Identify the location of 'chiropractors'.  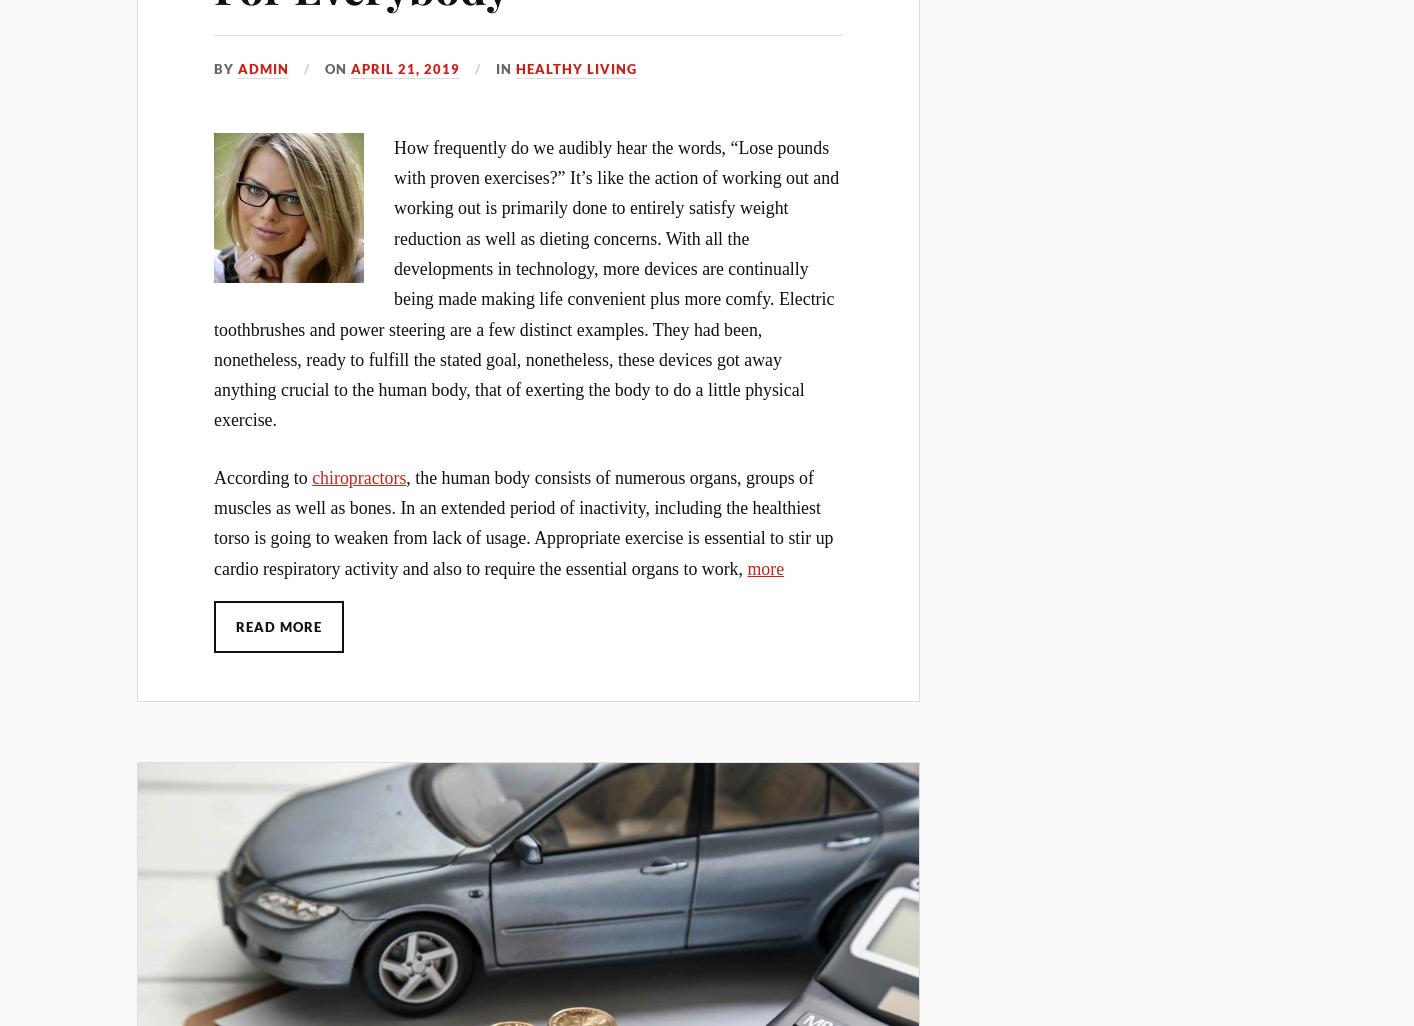
(311, 475).